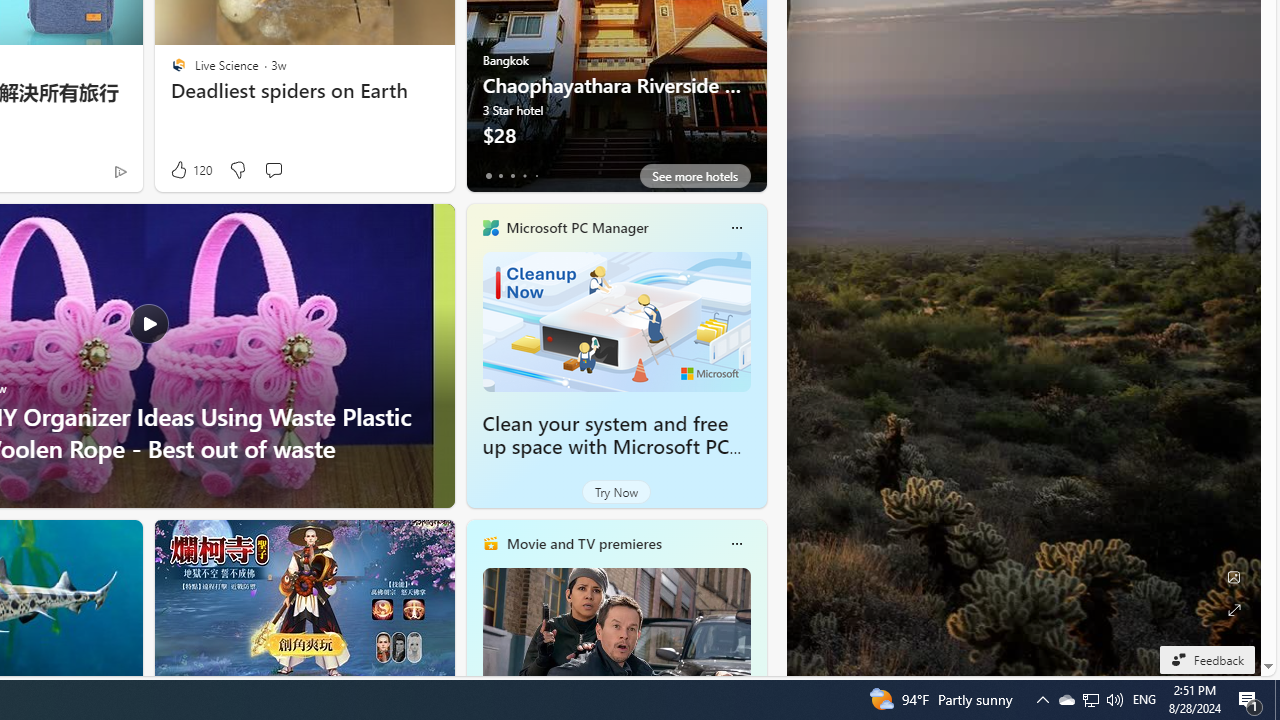 The height and width of the screenshot is (720, 1280). What do you see at coordinates (1232, 577) in the screenshot?
I see `'Edit Background'` at bounding box center [1232, 577].